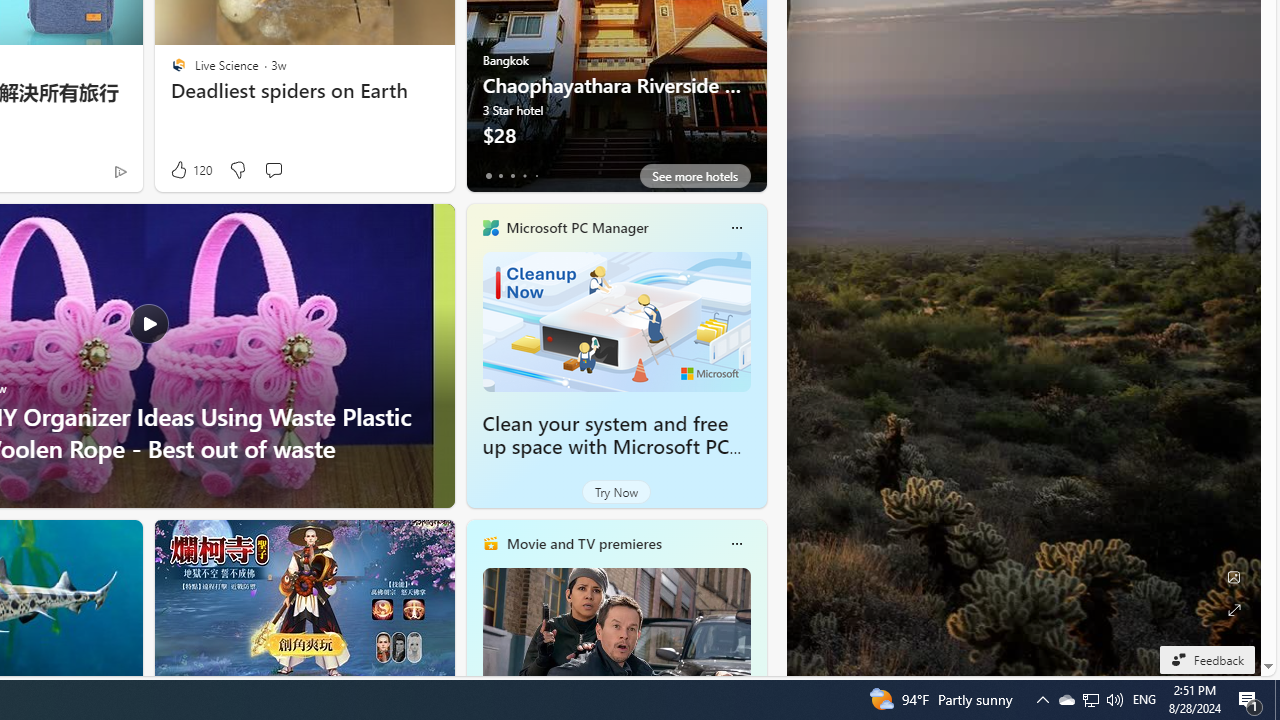 The height and width of the screenshot is (720, 1280). What do you see at coordinates (1232, 577) in the screenshot?
I see `'Edit Background'` at bounding box center [1232, 577].